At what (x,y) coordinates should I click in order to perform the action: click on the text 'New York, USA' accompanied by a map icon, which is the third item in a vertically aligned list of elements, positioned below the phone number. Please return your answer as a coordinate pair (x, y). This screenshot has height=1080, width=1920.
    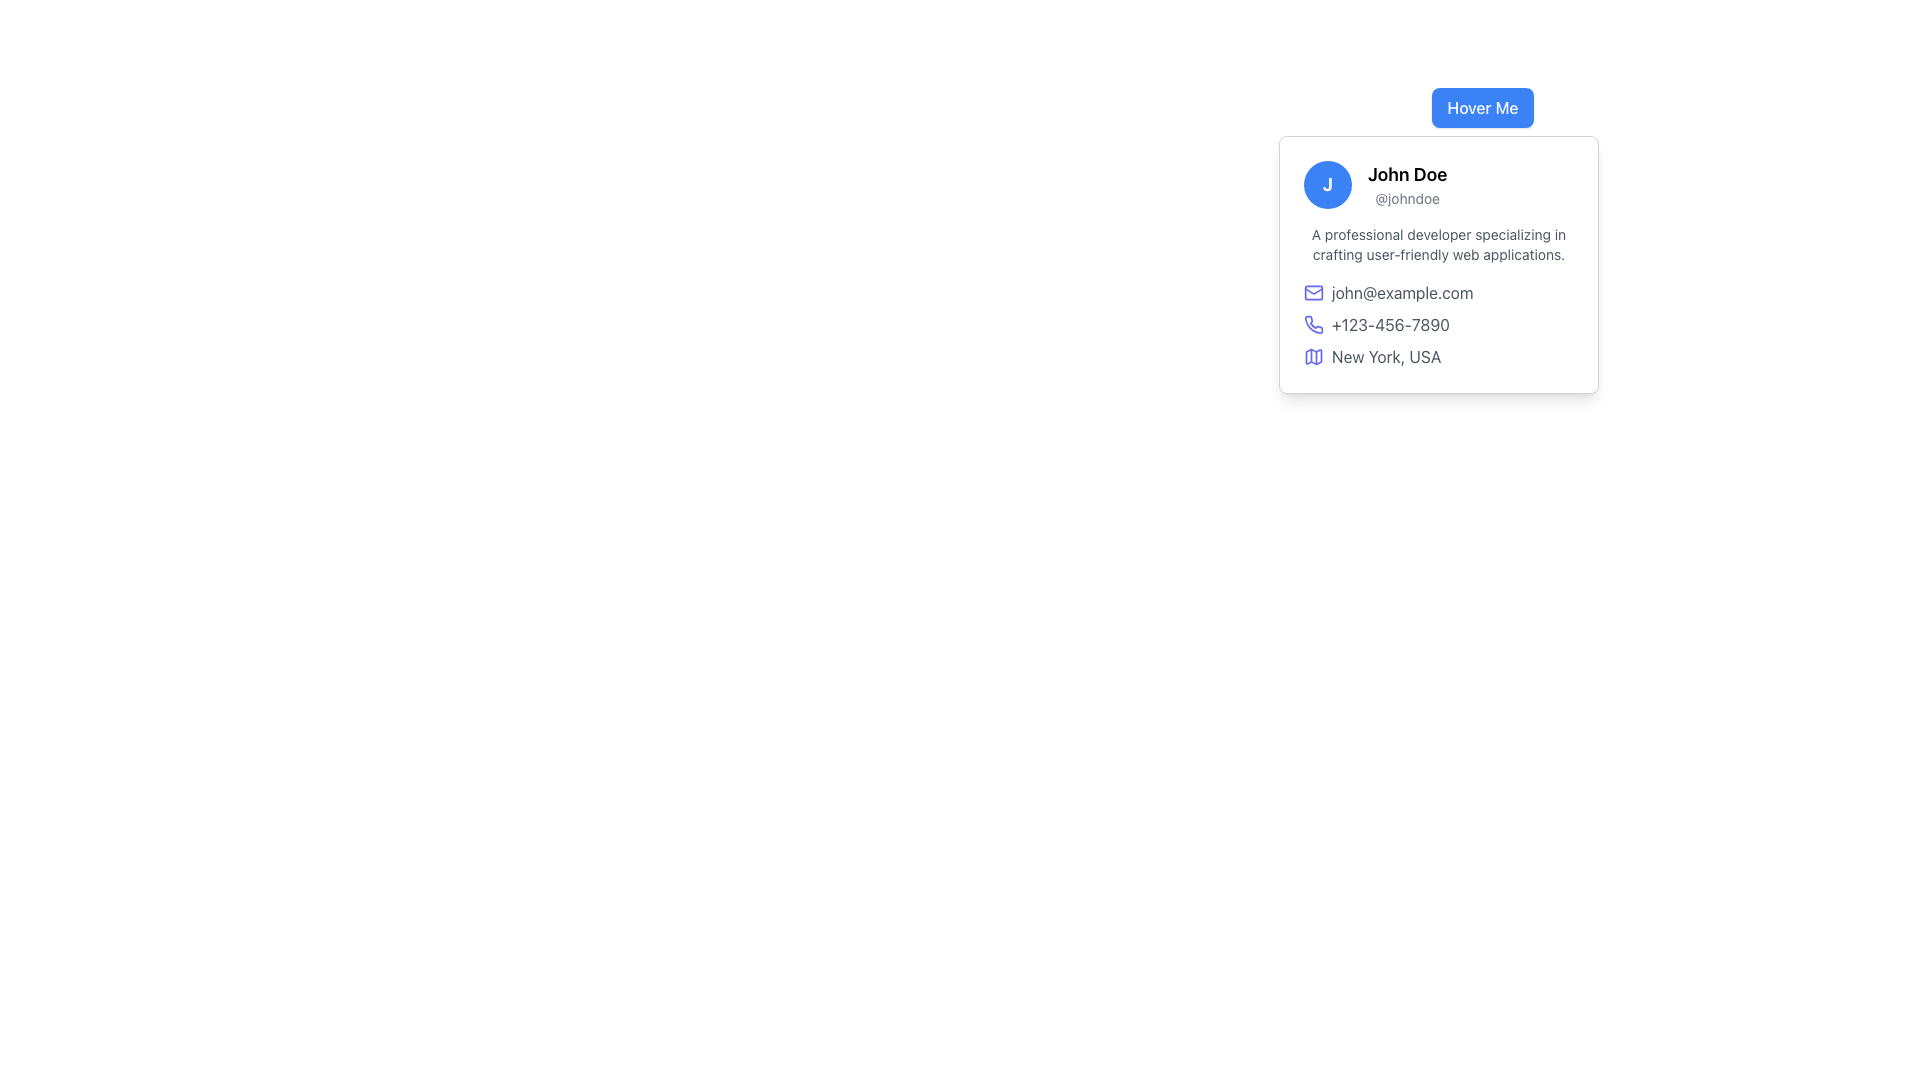
    Looking at the image, I should click on (1438, 356).